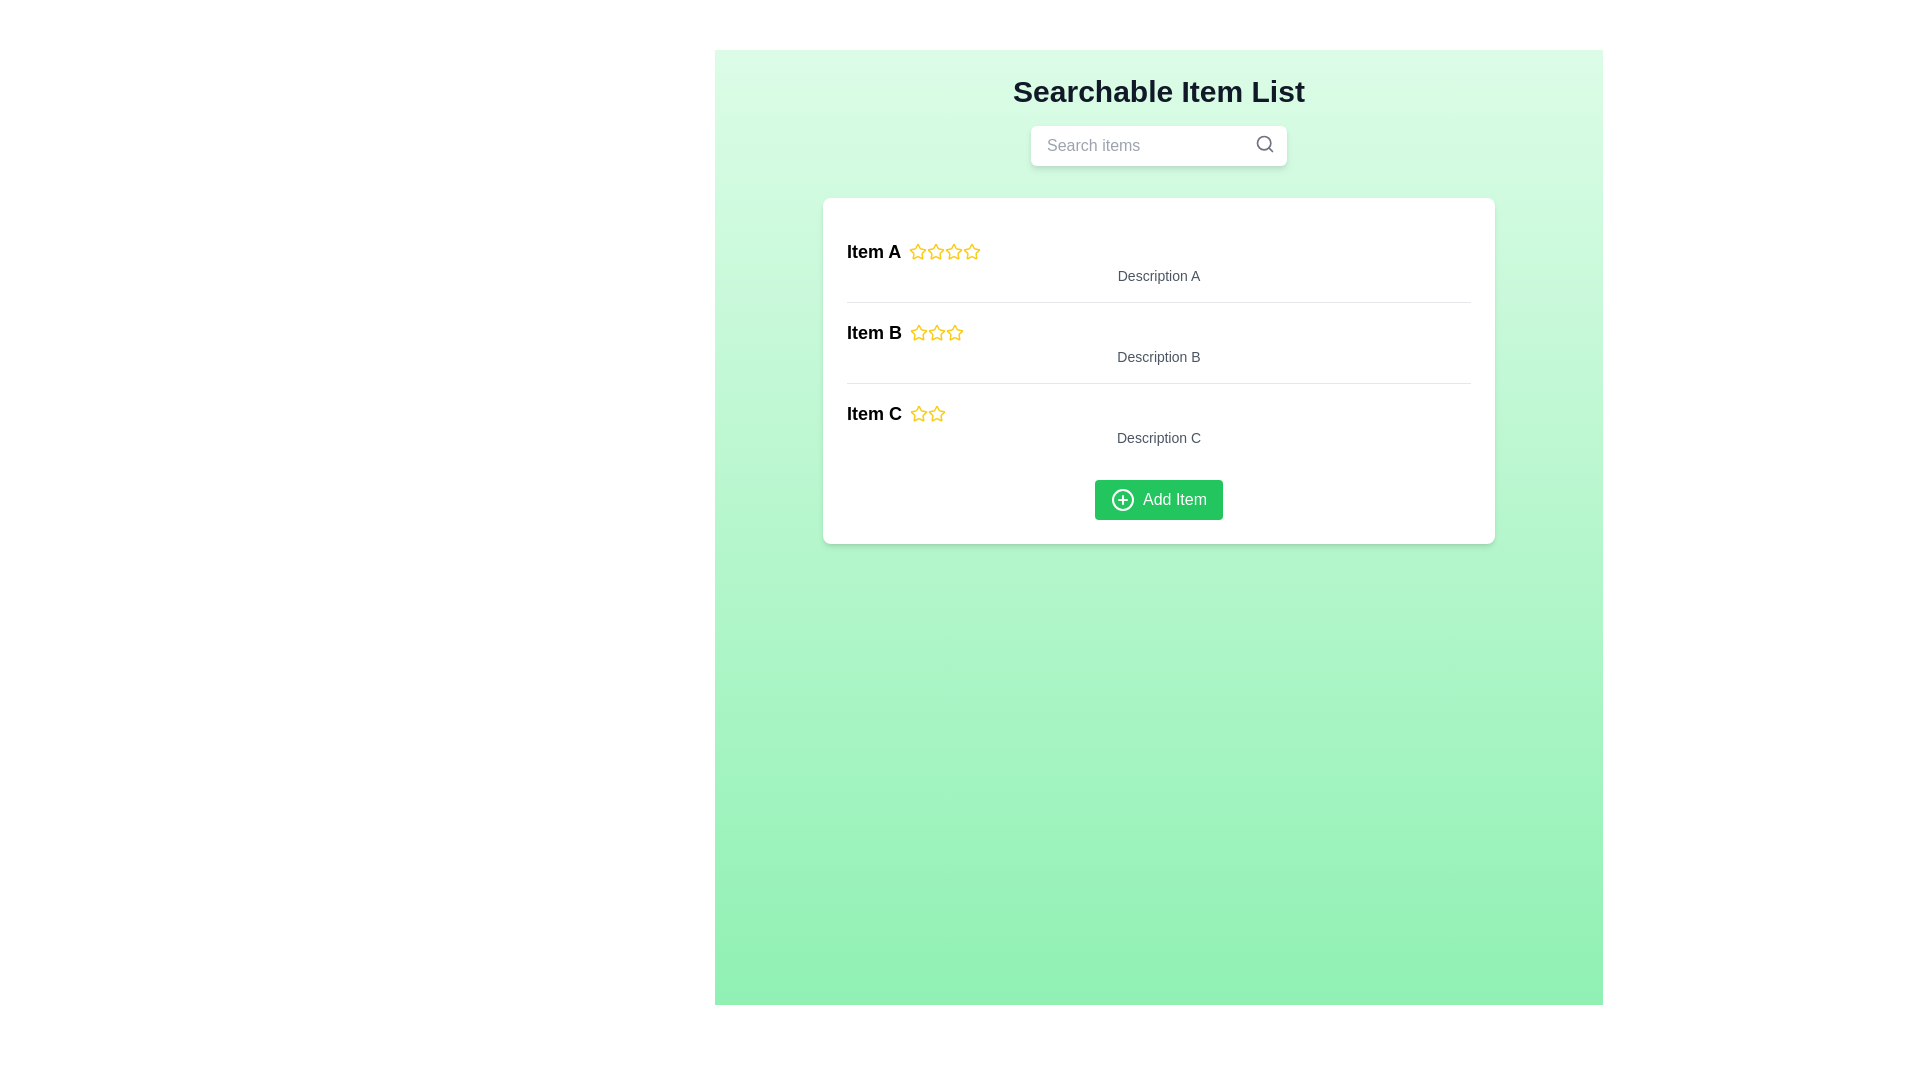  What do you see at coordinates (918, 412) in the screenshot?
I see `the fourth star icon in the rating section for 'Item C' to set a rating` at bounding box center [918, 412].